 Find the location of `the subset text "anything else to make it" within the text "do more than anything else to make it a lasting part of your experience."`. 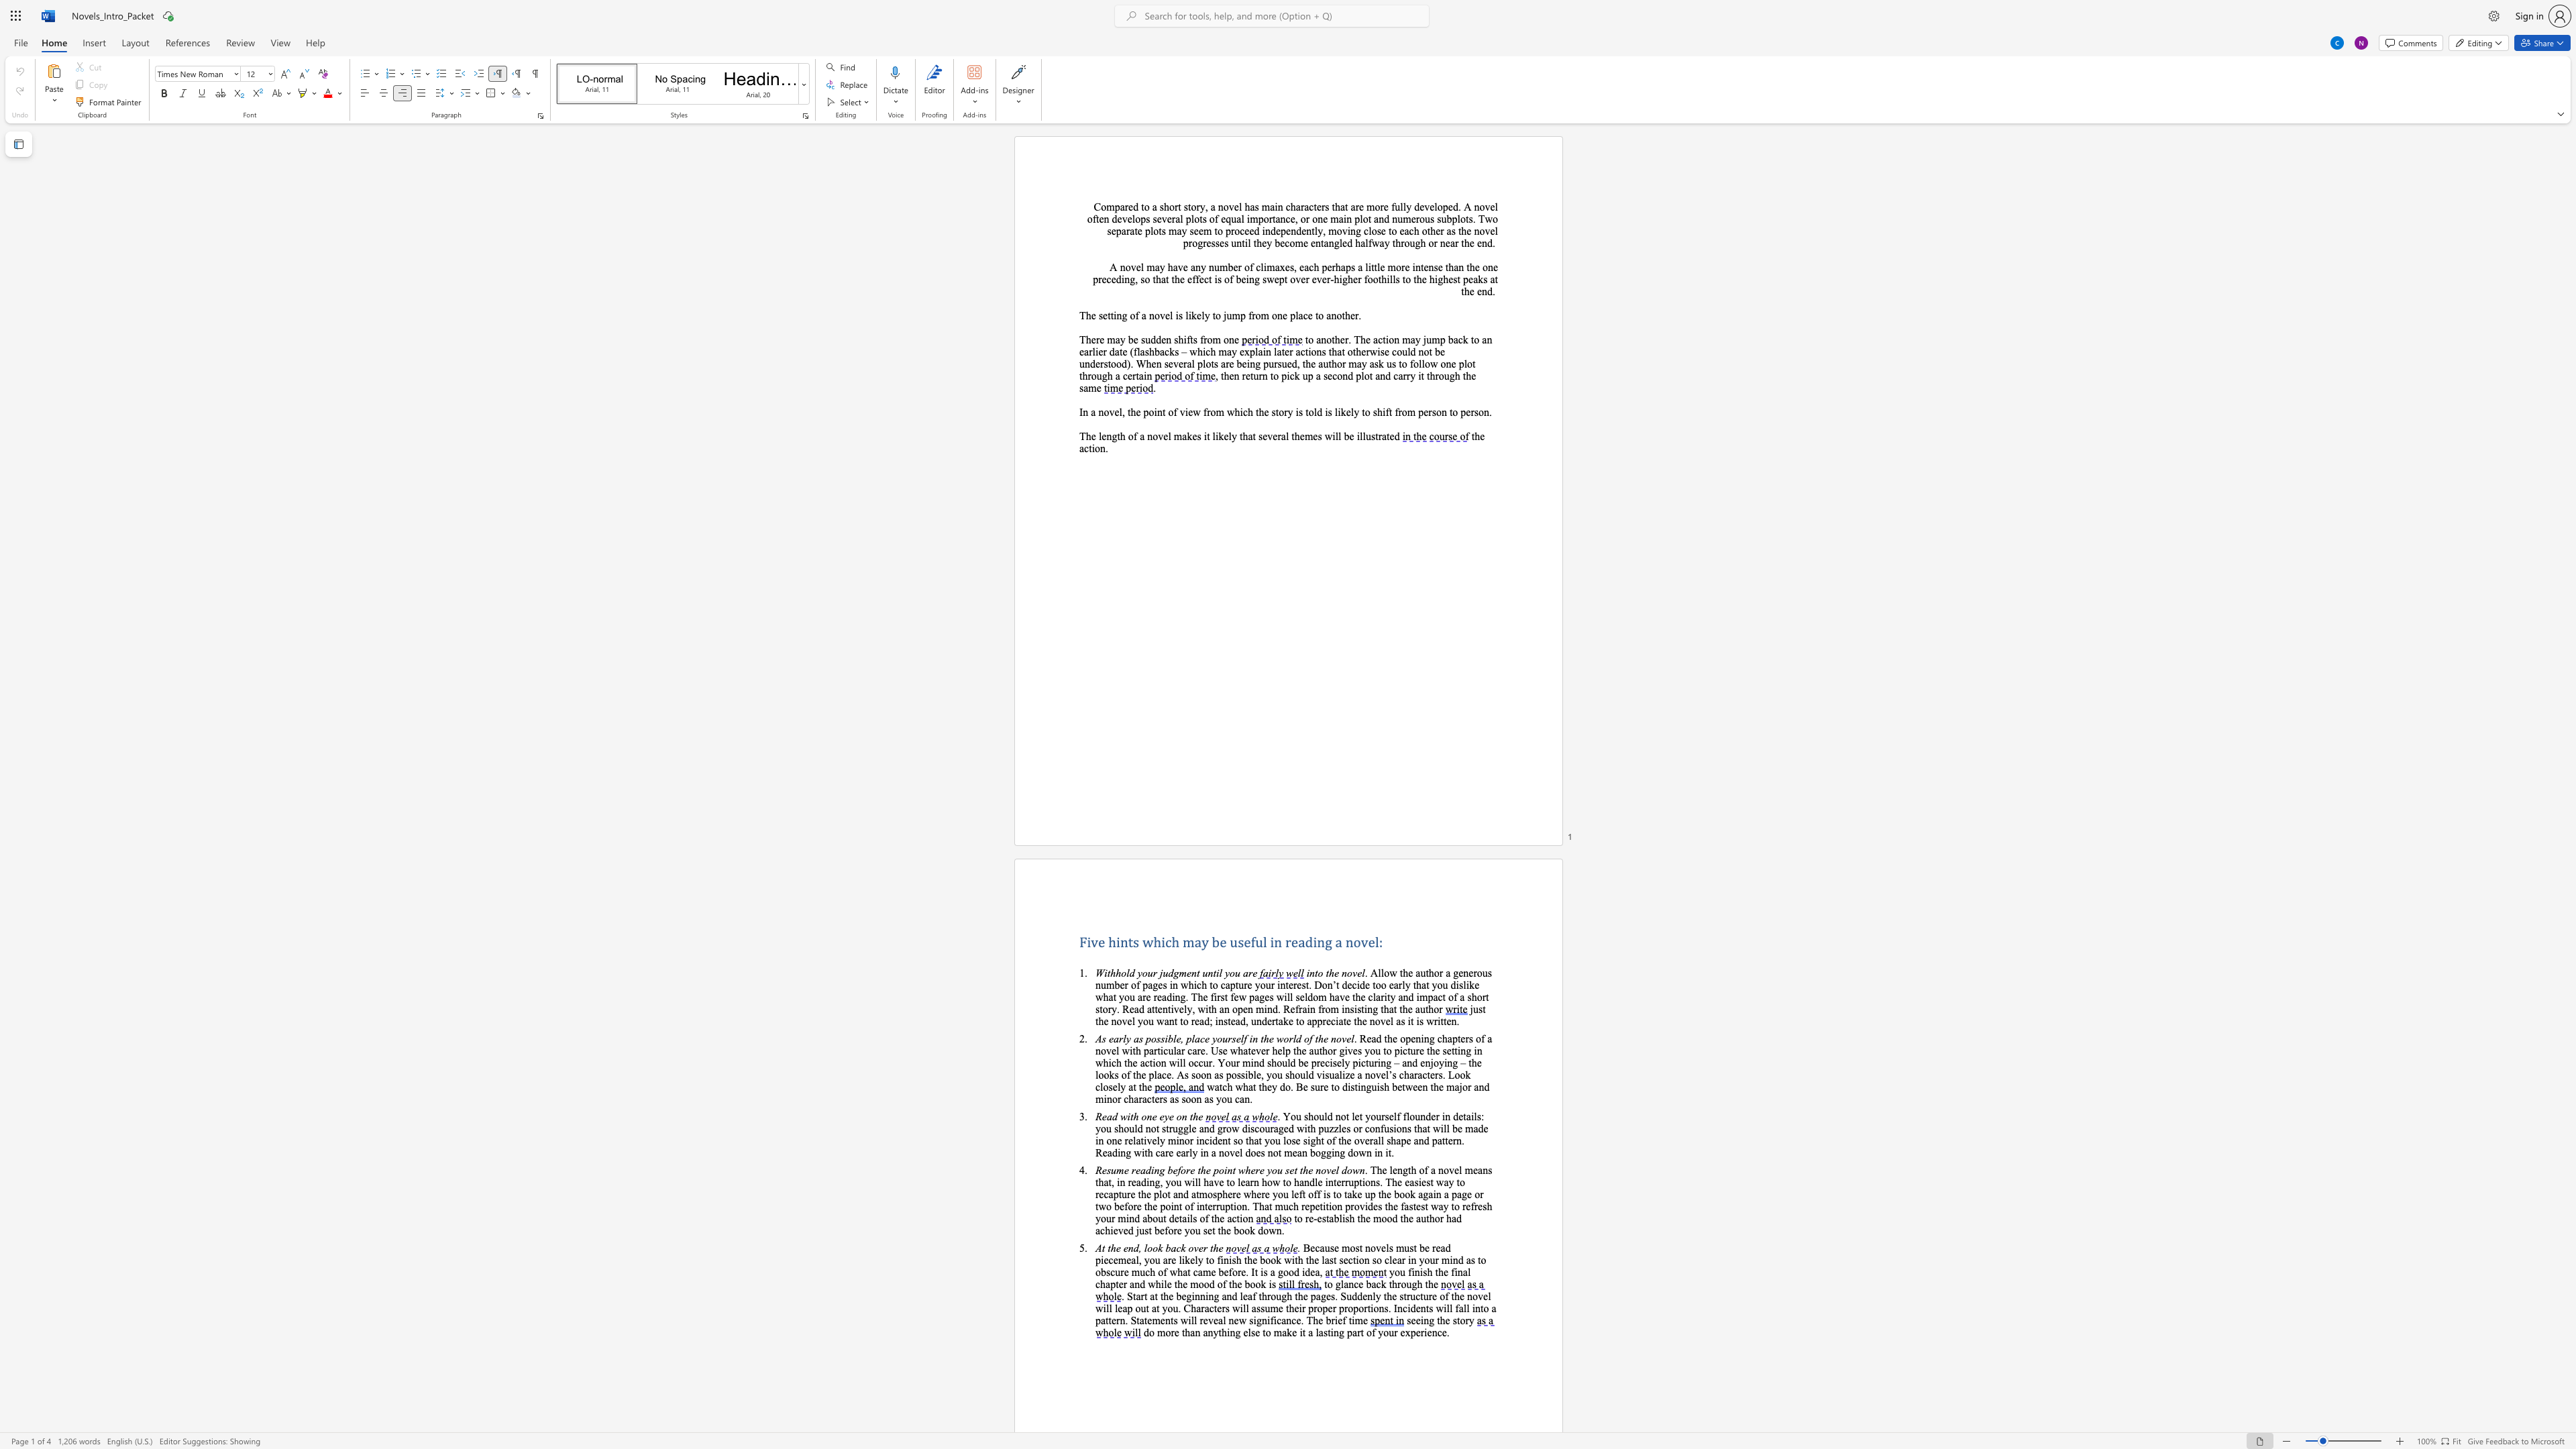

the subset text "anything else to make it" within the text "do more than anything else to make it a lasting part of your experience." is located at coordinates (1203, 1332).